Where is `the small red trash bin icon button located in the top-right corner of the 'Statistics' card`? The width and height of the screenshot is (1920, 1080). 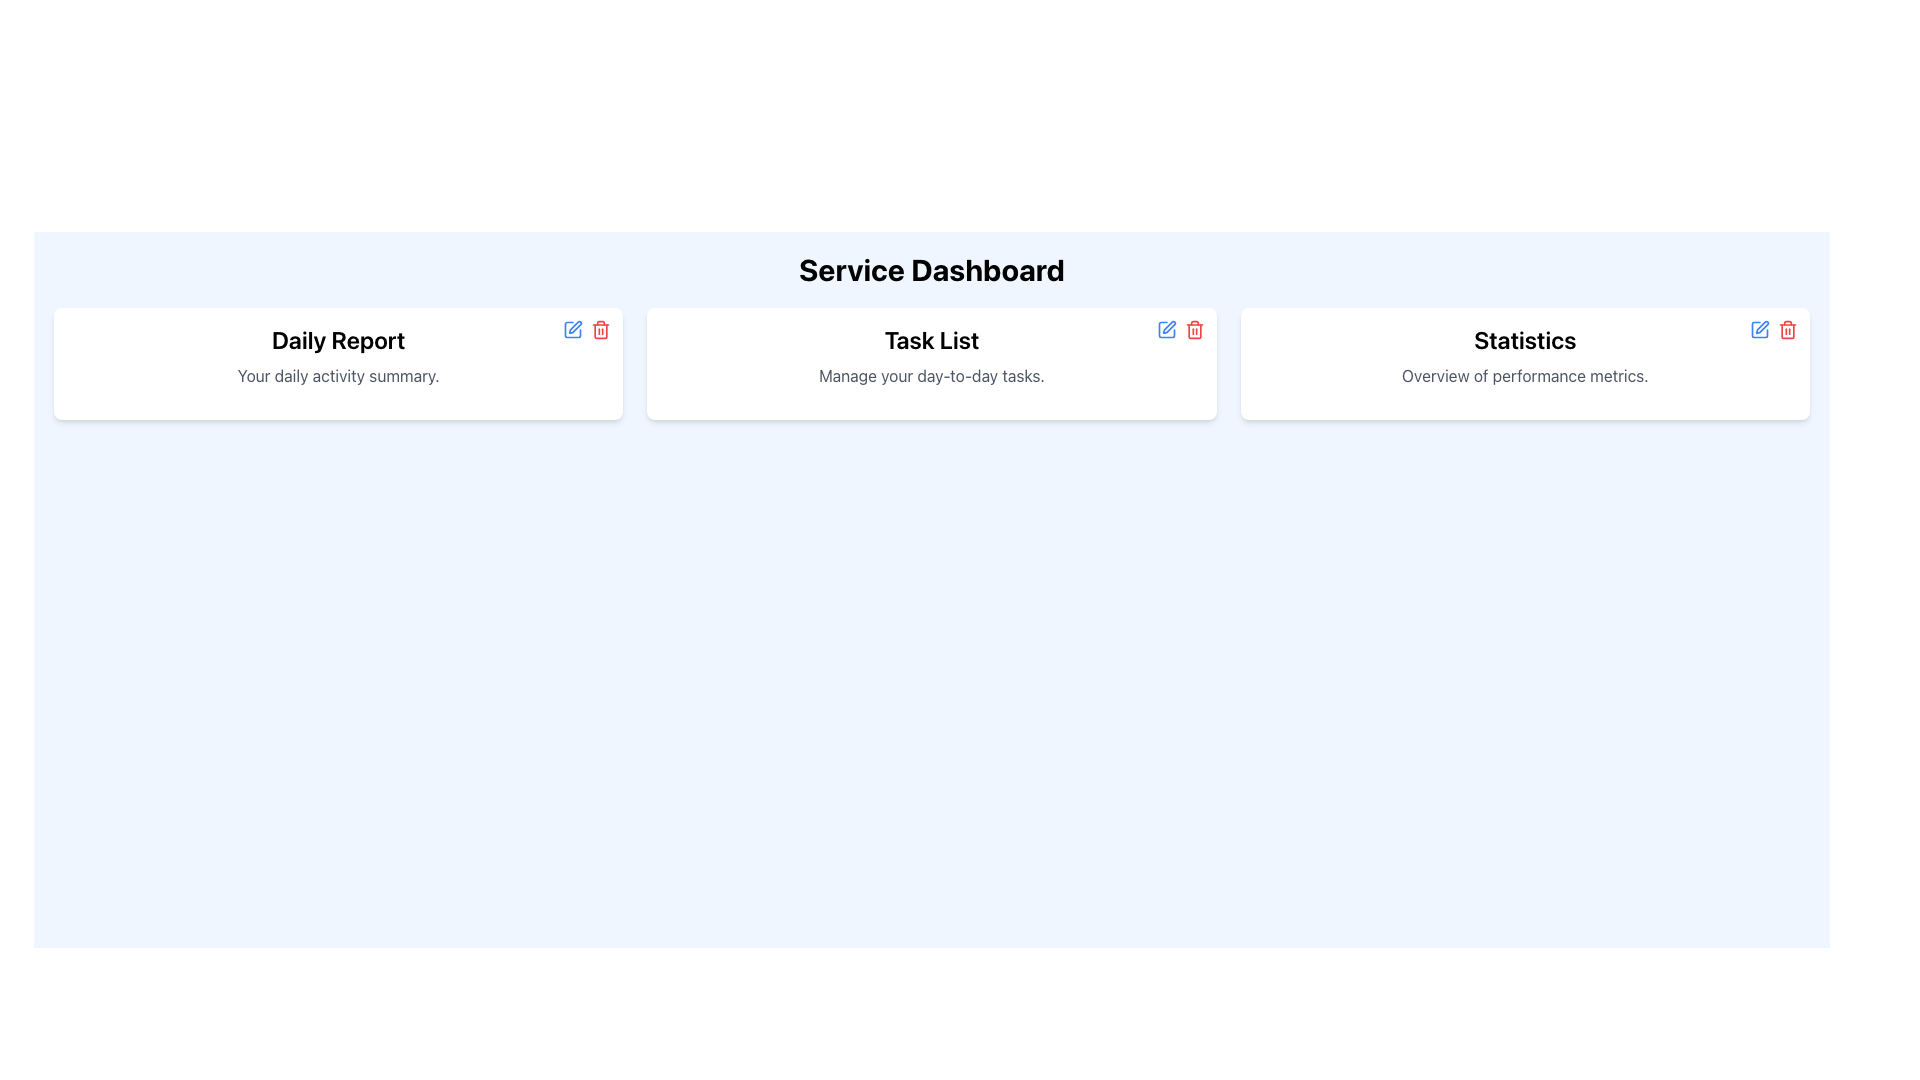
the small red trash bin icon button located in the top-right corner of the 'Statistics' card is located at coordinates (1773, 329).